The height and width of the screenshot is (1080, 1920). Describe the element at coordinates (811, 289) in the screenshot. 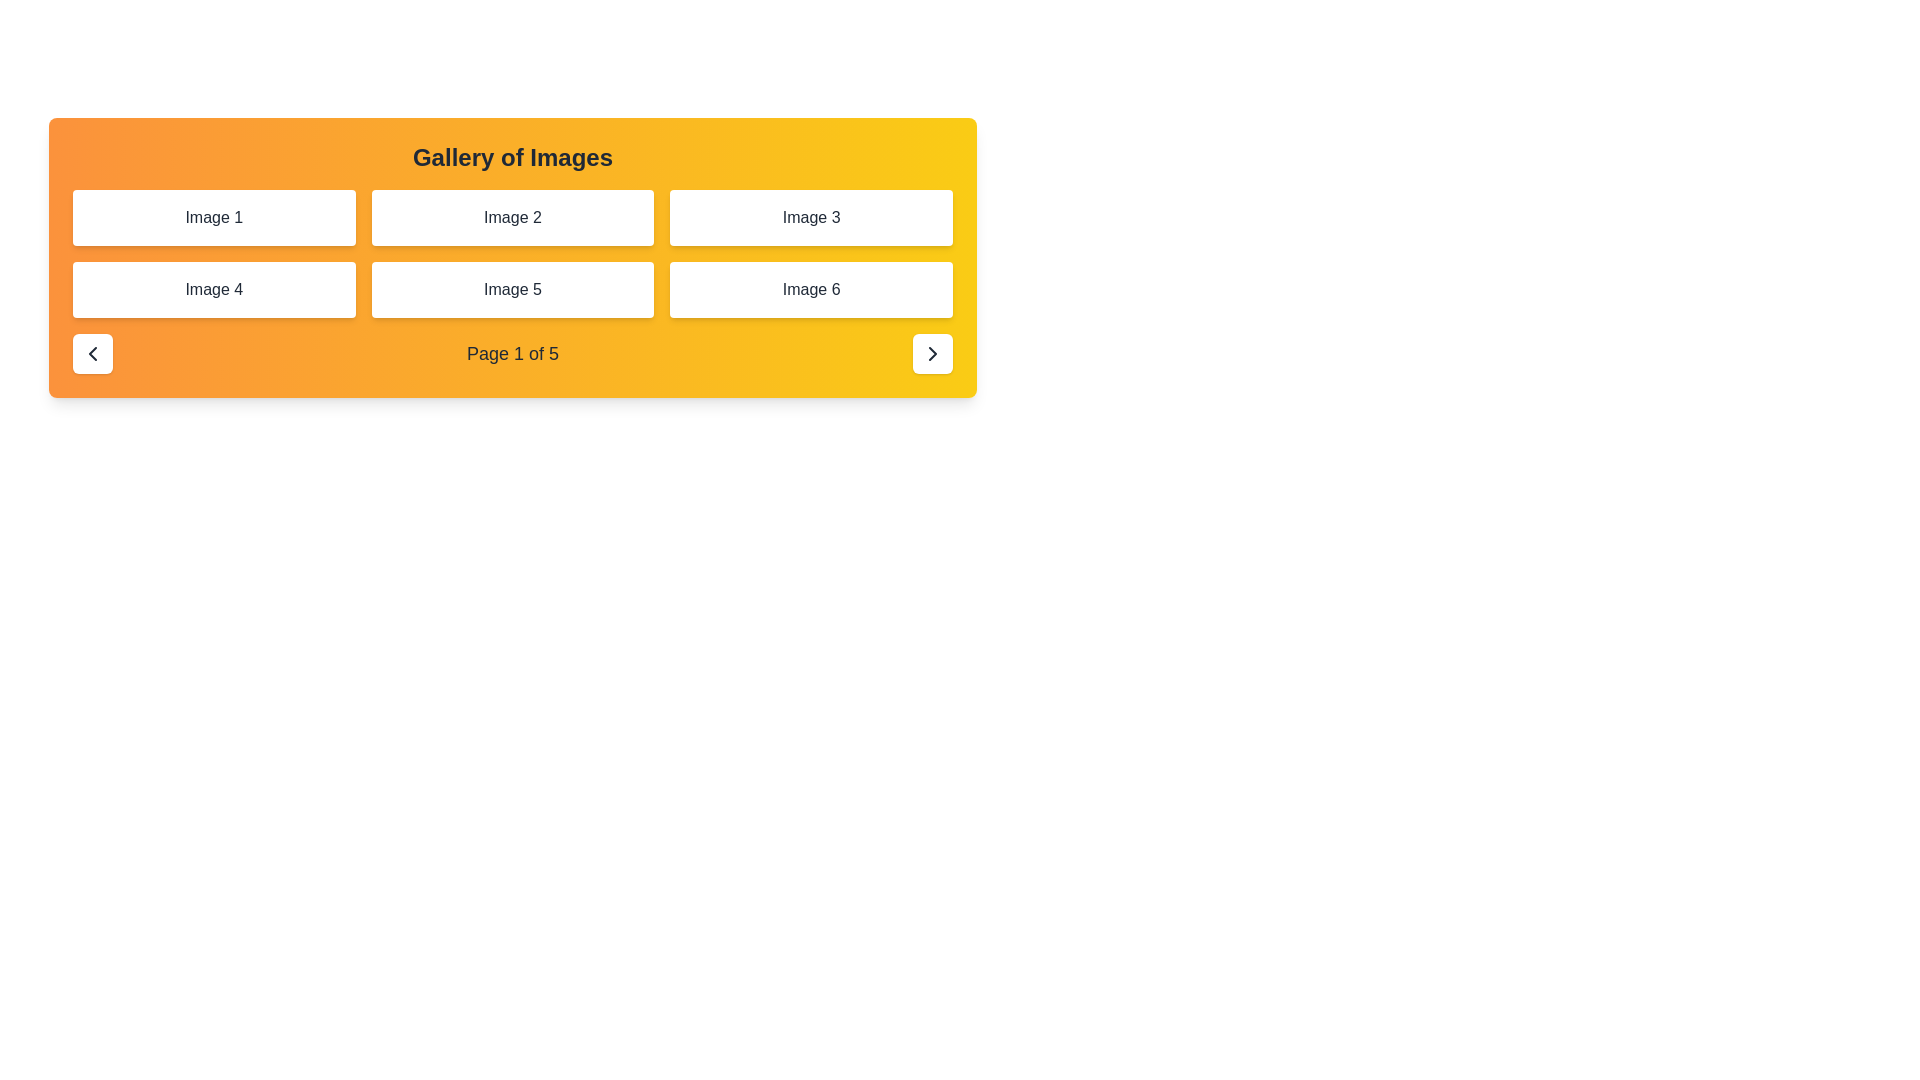

I see `text from the Informational card labeled 'Image 6', which is a rectangular card located in the bottom-right corner of the grid layout` at that location.